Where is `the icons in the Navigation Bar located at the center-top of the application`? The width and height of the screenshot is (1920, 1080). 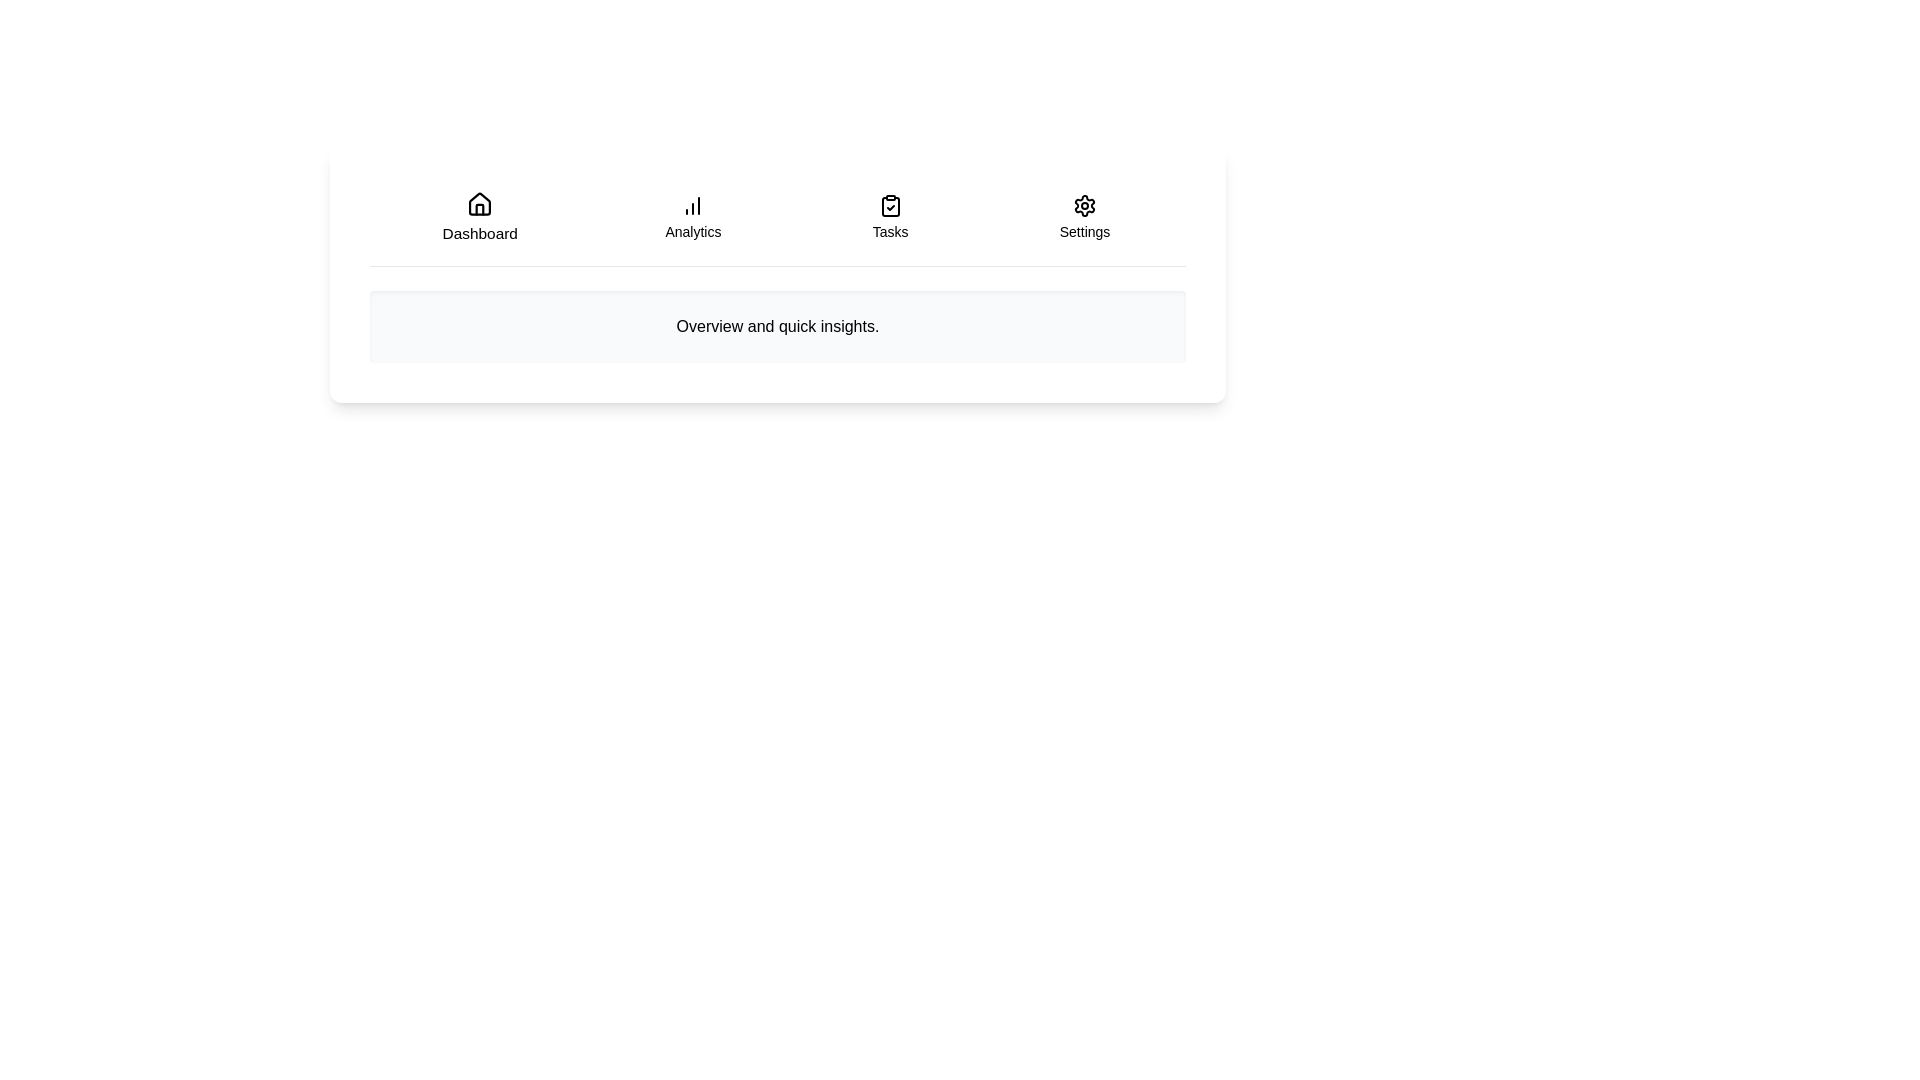 the icons in the Navigation Bar located at the center-top of the application is located at coordinates (776, 225).